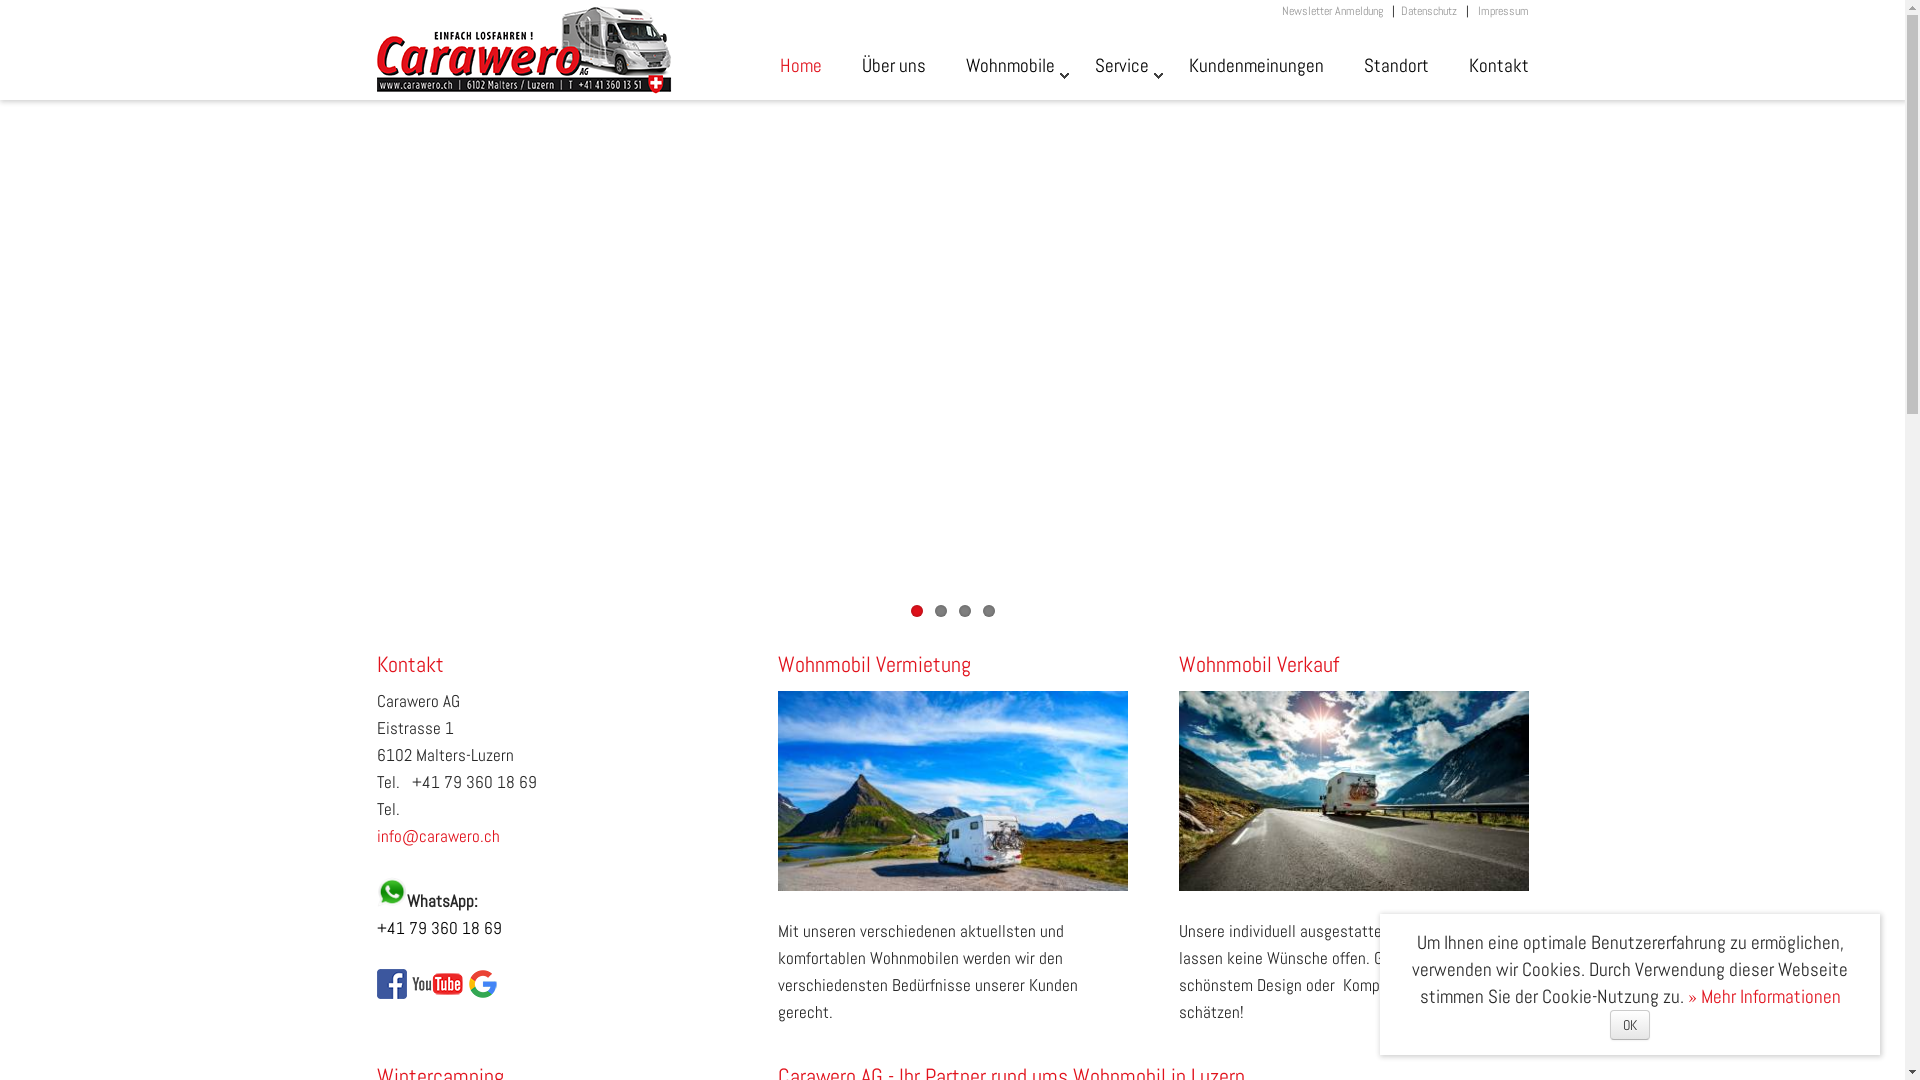 The height and width of the screenshot is (1080, 1920). Describe the element at coordinates (1497, 75) in the screenshot. I see `'Kontakt'` at that location.